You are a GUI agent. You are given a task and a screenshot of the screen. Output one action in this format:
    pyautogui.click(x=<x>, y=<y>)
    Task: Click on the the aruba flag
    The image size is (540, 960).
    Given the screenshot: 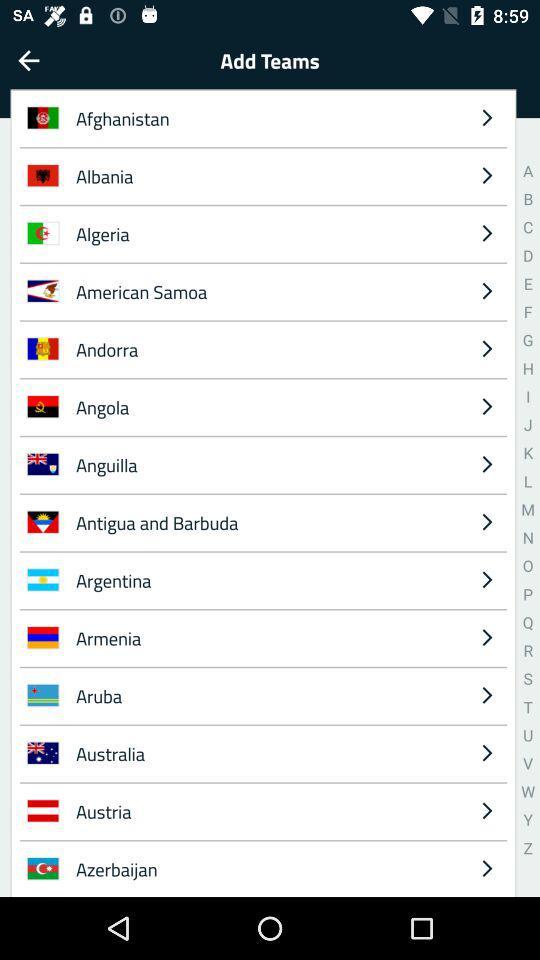 What is the action you would take?
    pyautogui.click(x=43, y=695)
    